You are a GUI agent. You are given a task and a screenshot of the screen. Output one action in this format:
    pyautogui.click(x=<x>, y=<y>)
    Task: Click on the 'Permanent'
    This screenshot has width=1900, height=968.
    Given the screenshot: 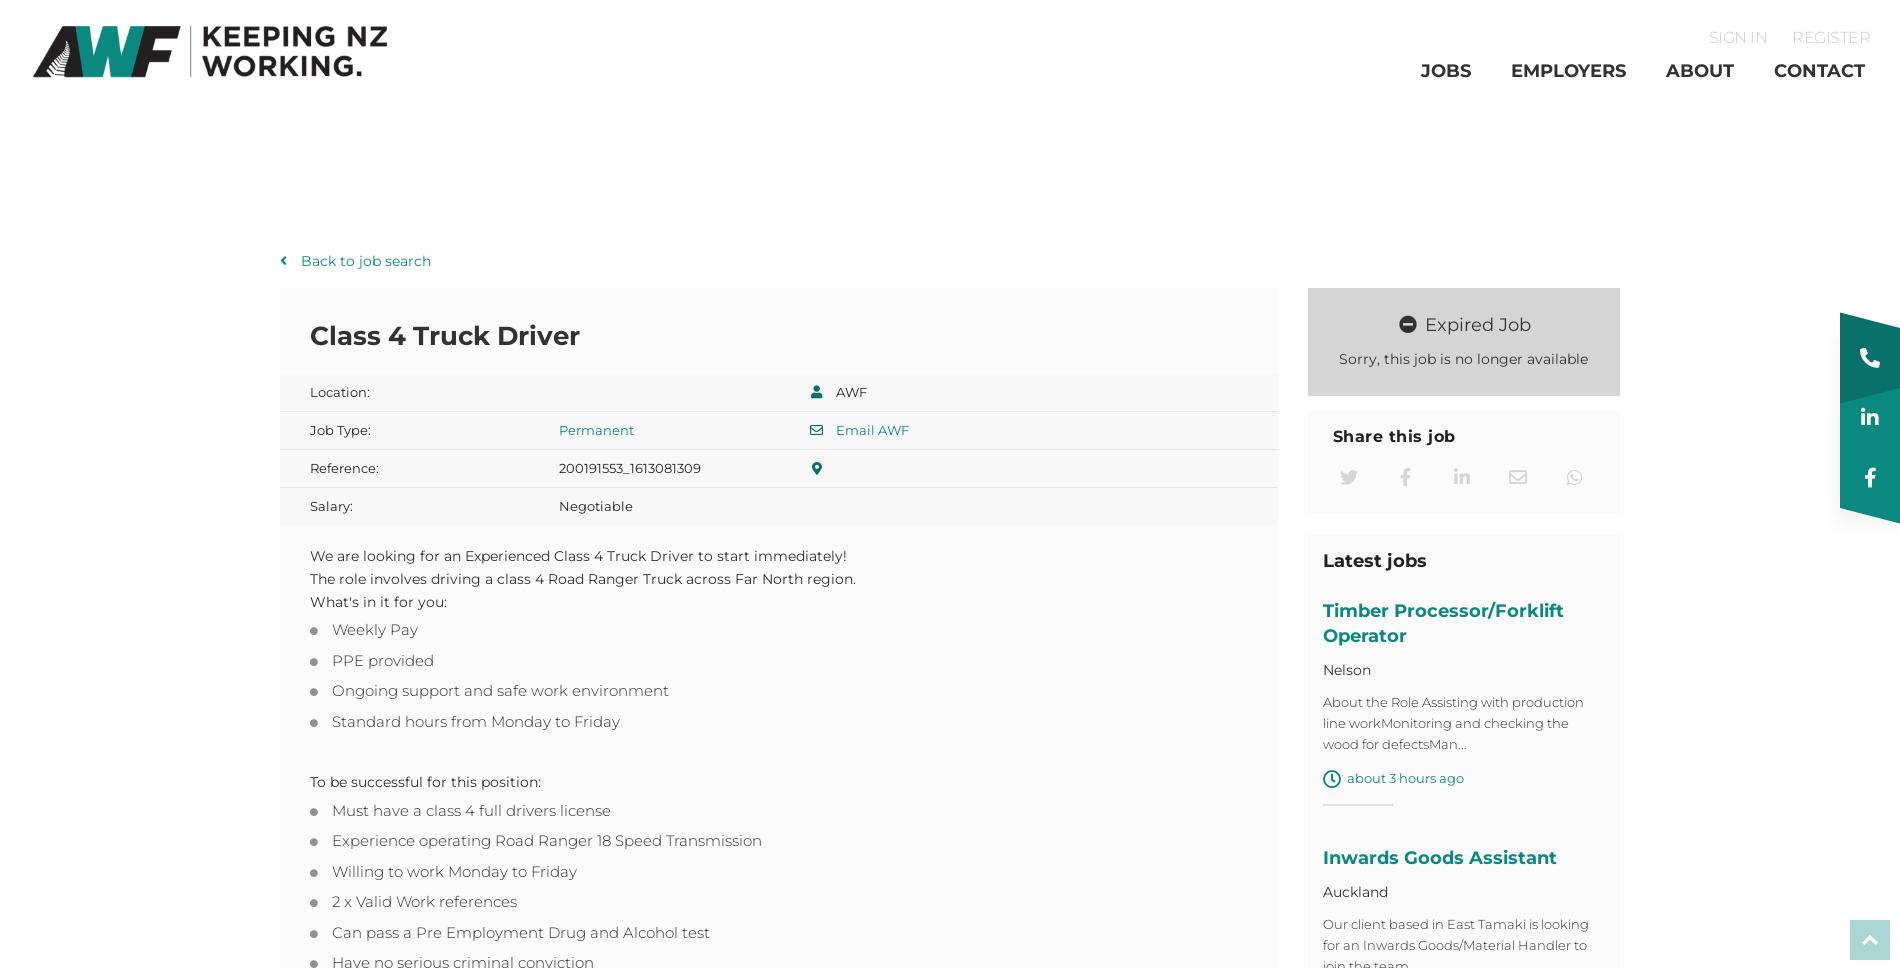 What is the action you would take?
    pyautogui.click(x=596, y=435)
    